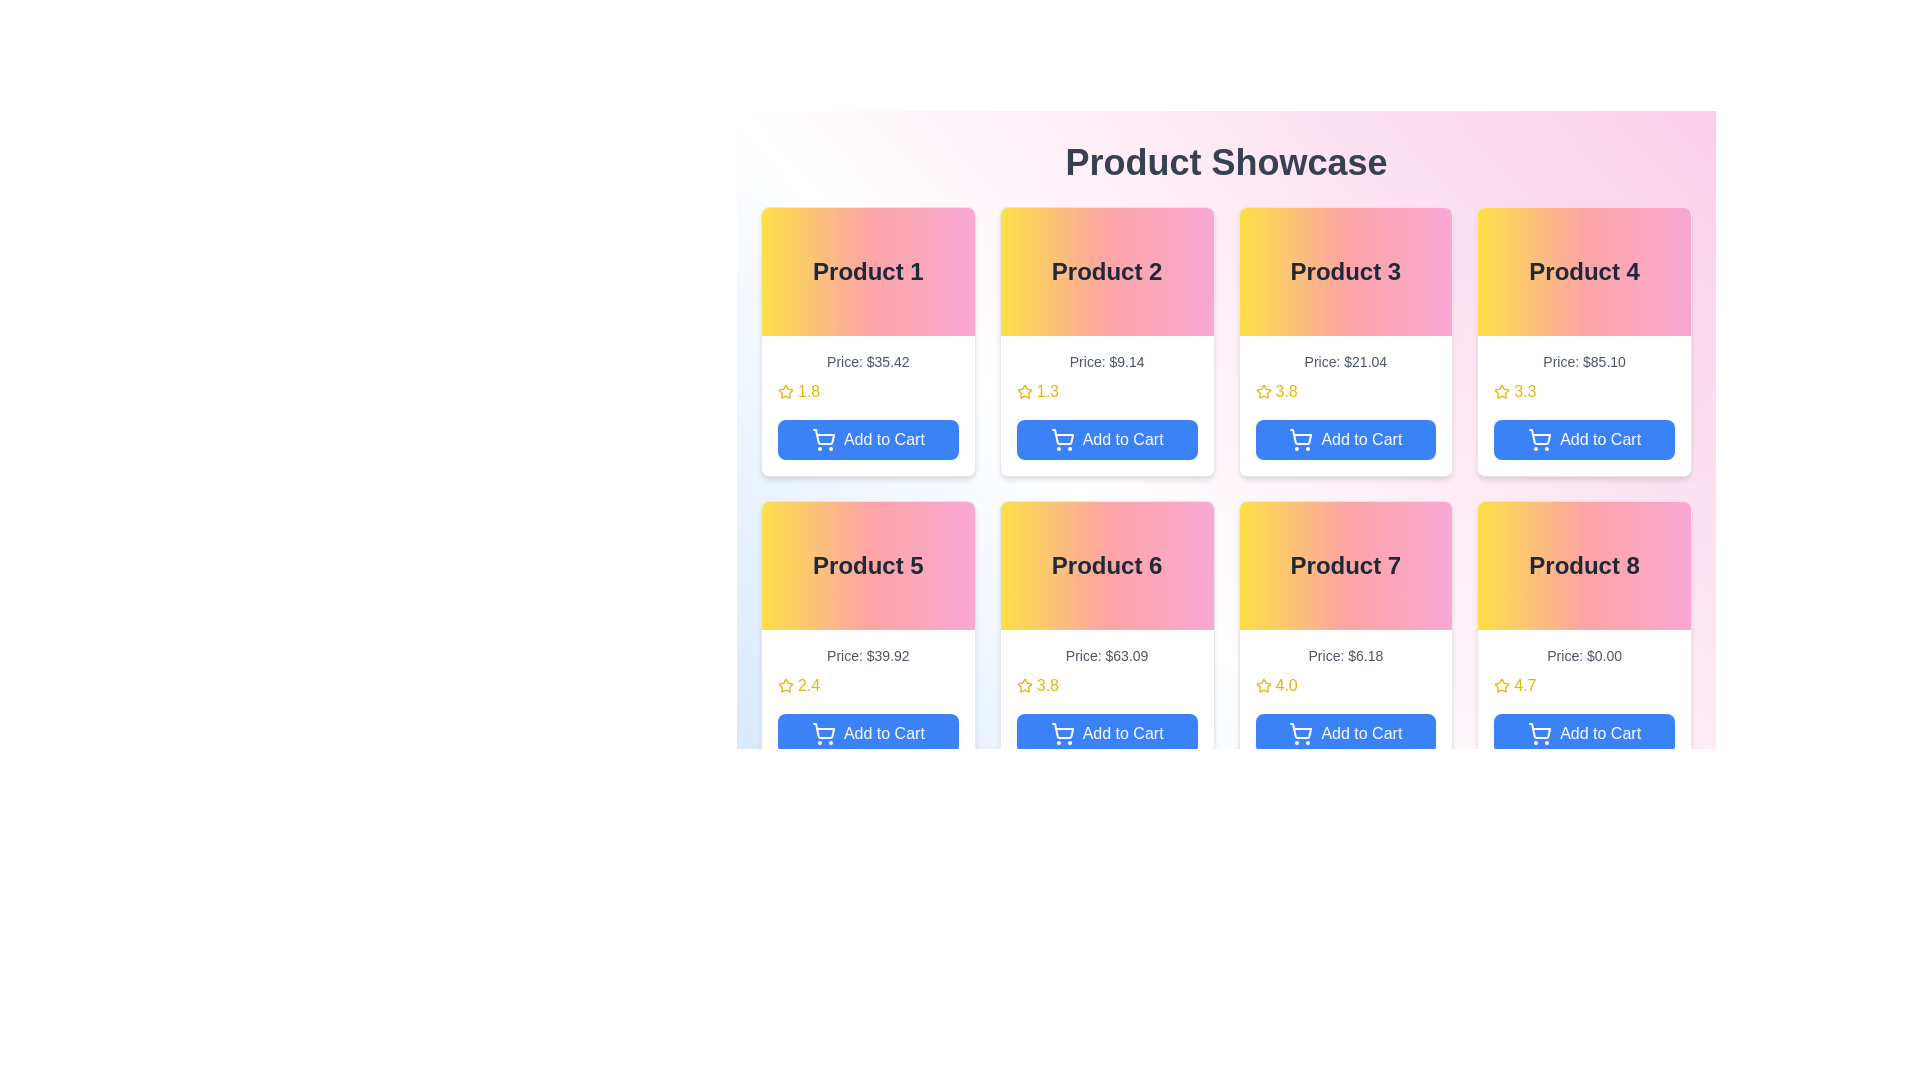 The height and width of the screenshot is (1080, 1920). Describe the element at coordinates (868, 272) in the screenshot. I see `the label that serves as the title for the first product in the 'Product Showcase' section, located within the top-left card of the grid layout` at that location.